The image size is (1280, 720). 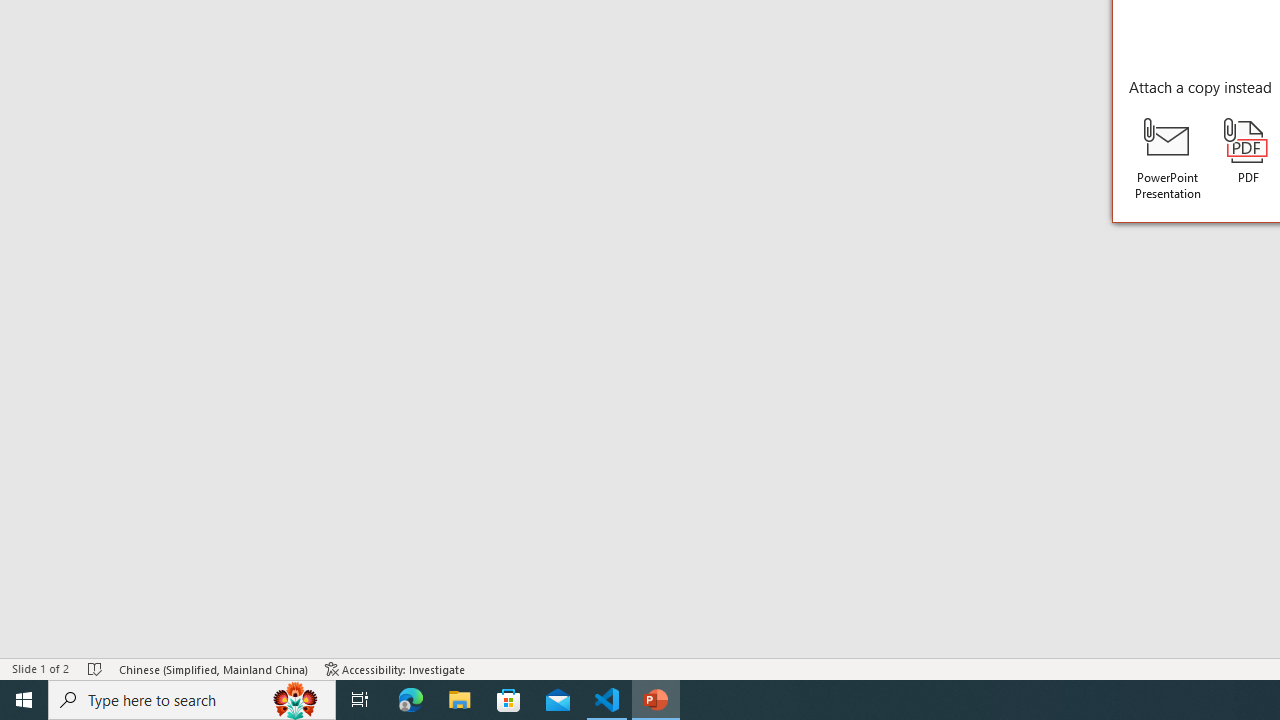 What do you see at coordinates (1168, 158) in the screenshot?
I see `'PowerPoint Presentation'` at bounding box center [1168, 158].